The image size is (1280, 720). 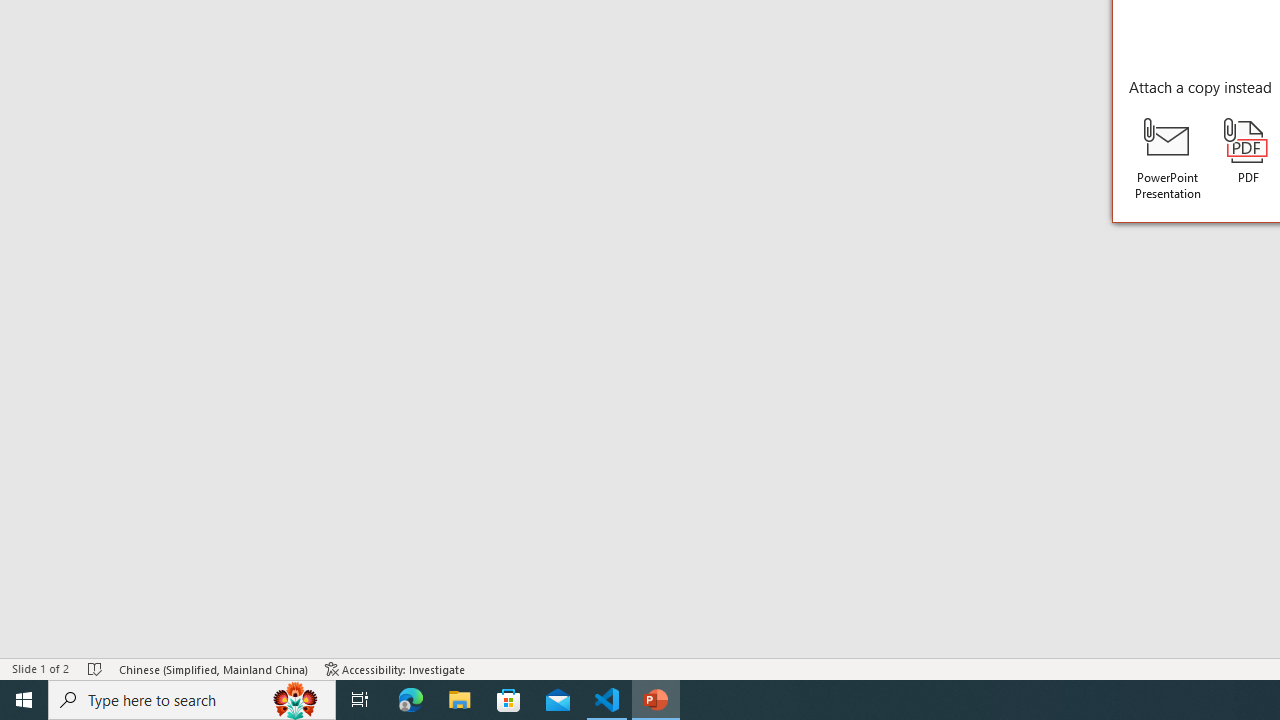 What do you see at coordinates (1168, 158) in the screenshot?
I see `'PowerPoint Presentation'` at bounding box center [1168, 158].